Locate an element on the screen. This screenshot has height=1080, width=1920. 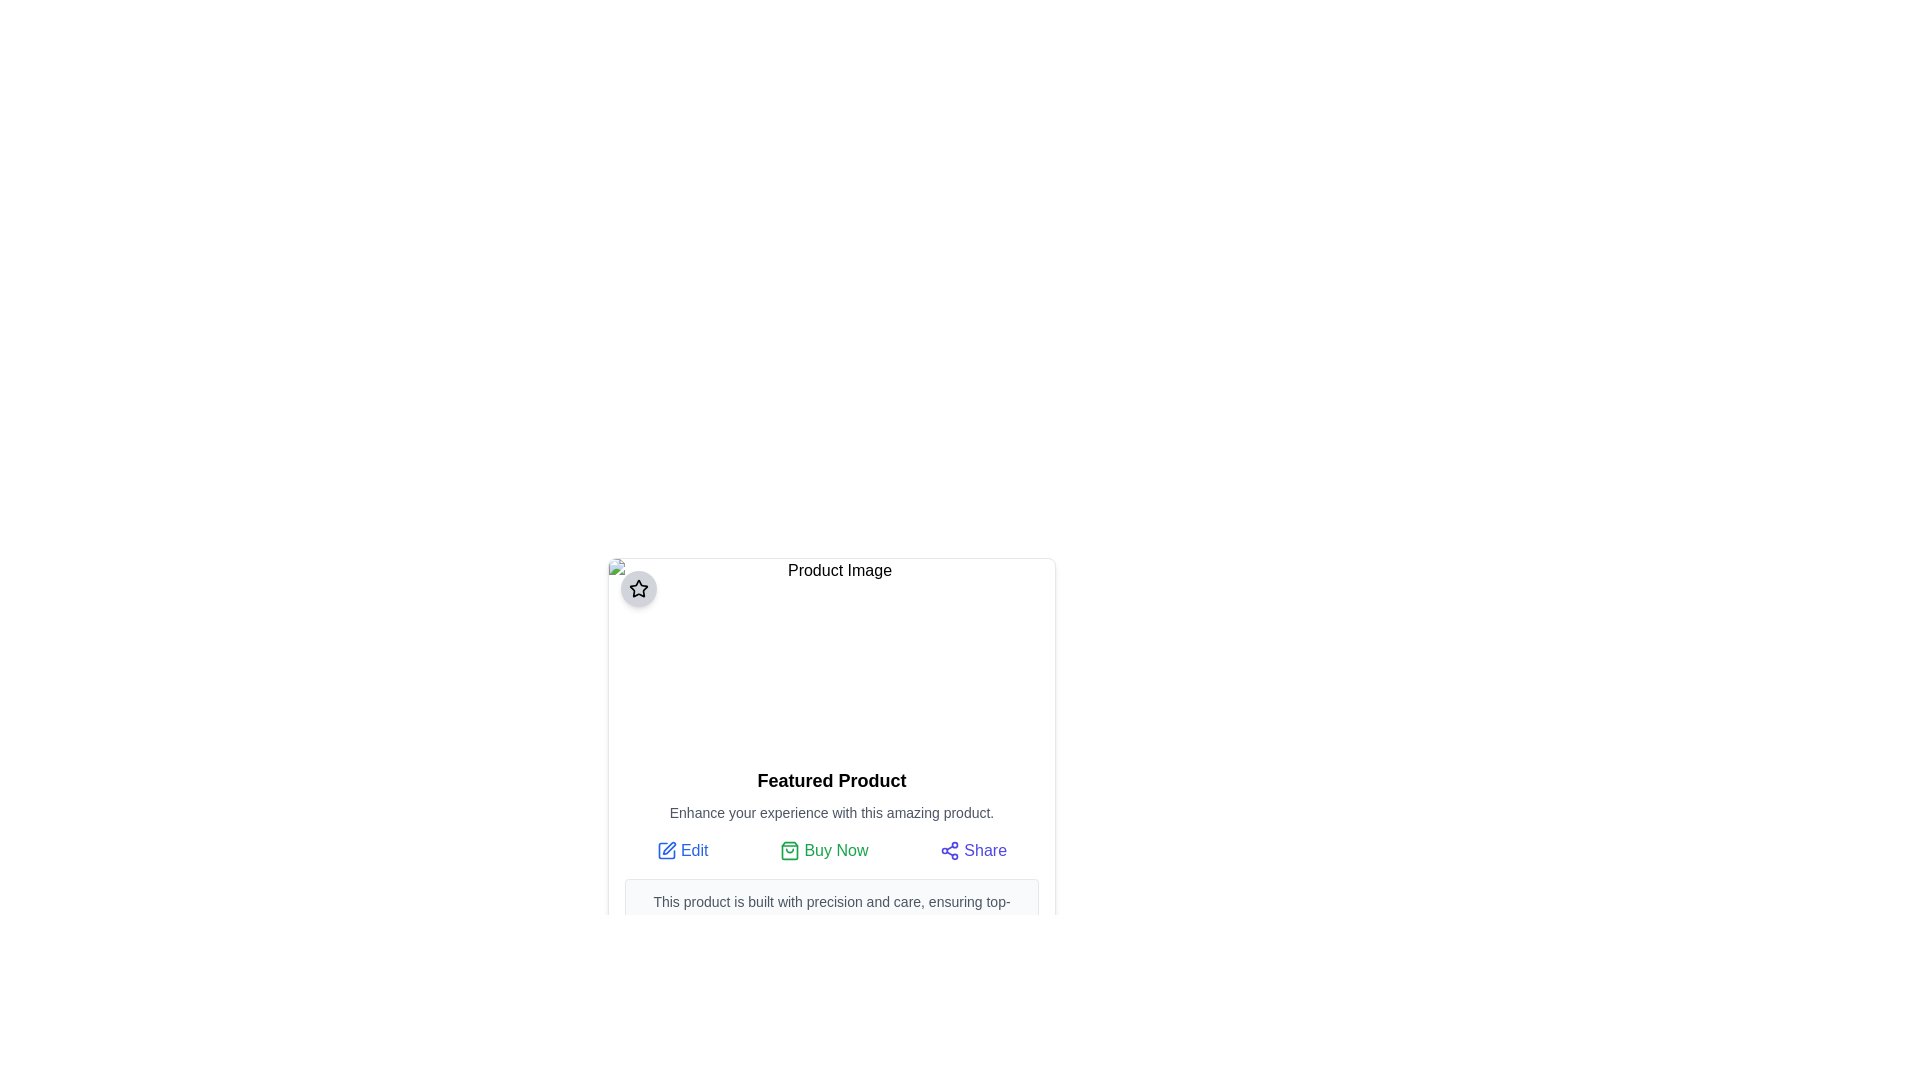
the 'Buy Now' button in the horizontal button group located in the middle of the 'Featured Product' component to proceed with a purchase is located at coordinates (831, 851).